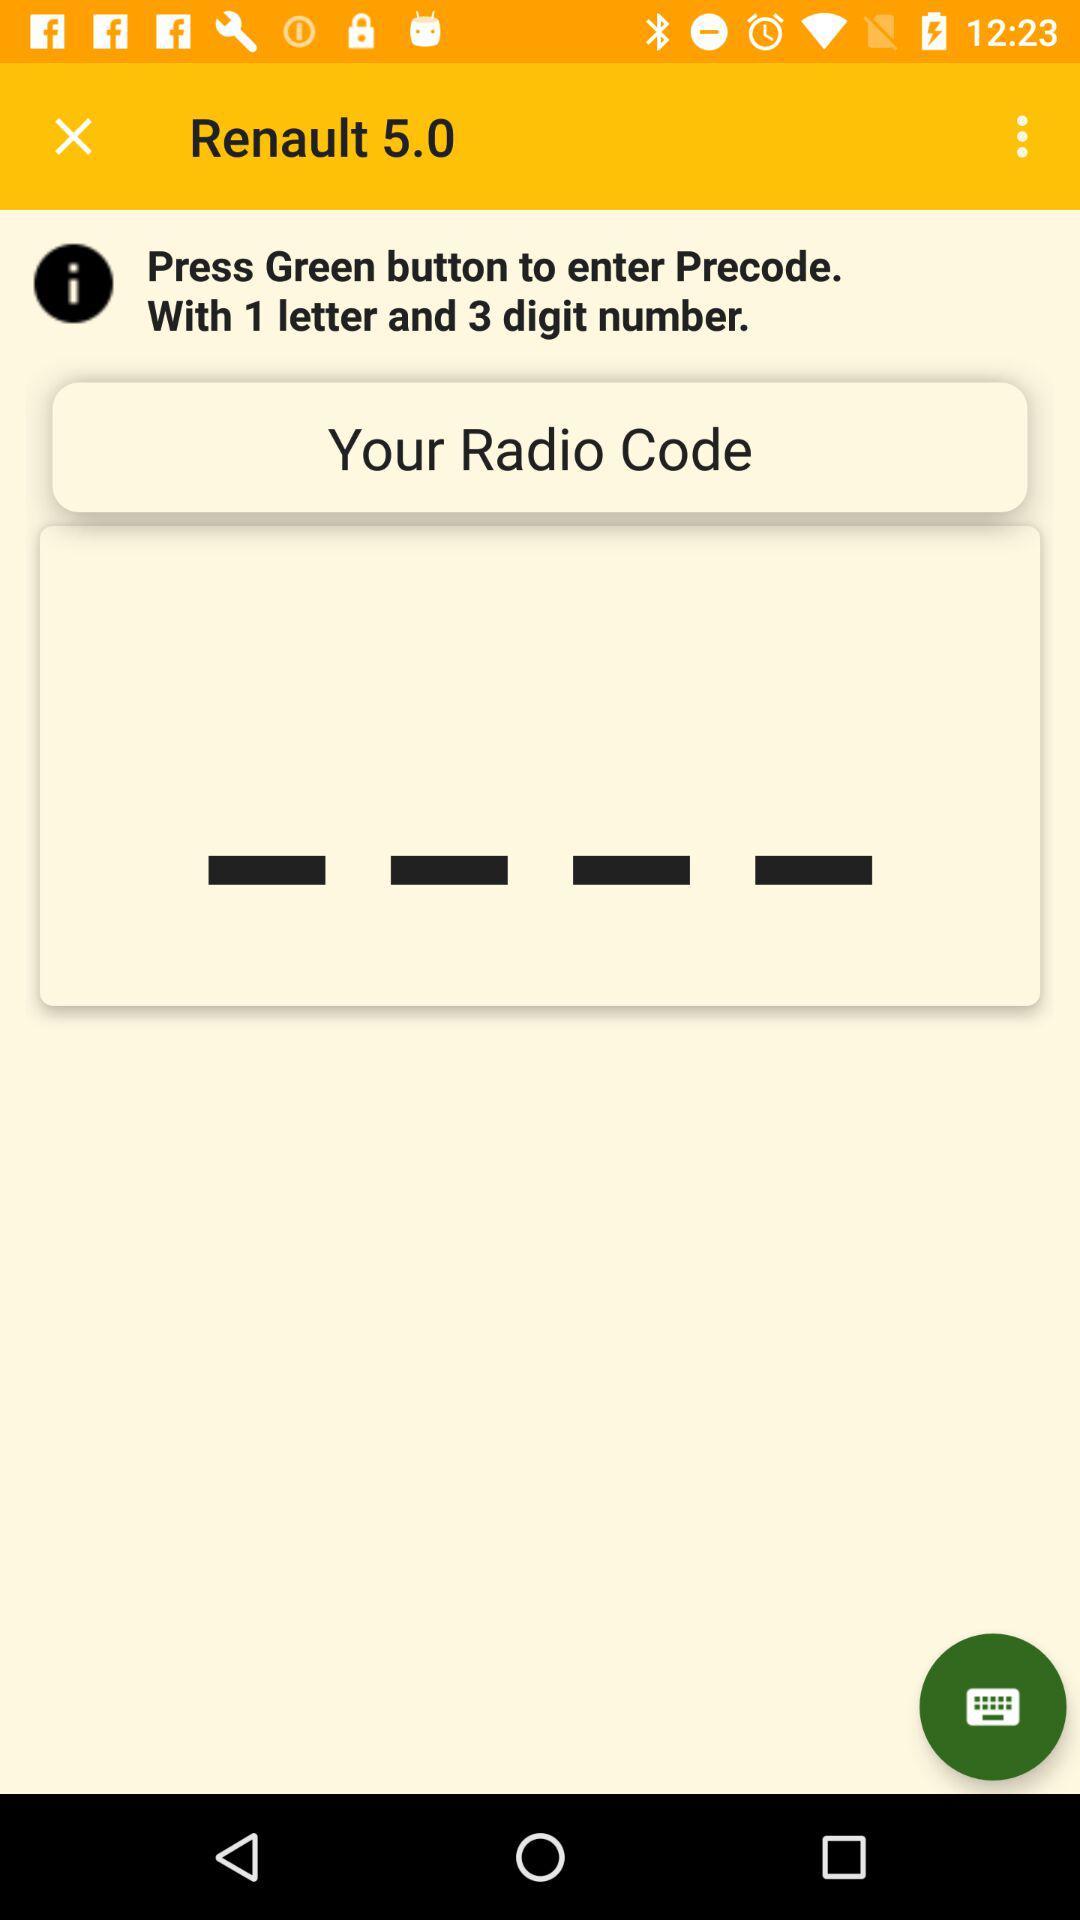 The image size is (1080, 1920). I want to click on item below the _ _ _ item, so click(992, 1706).